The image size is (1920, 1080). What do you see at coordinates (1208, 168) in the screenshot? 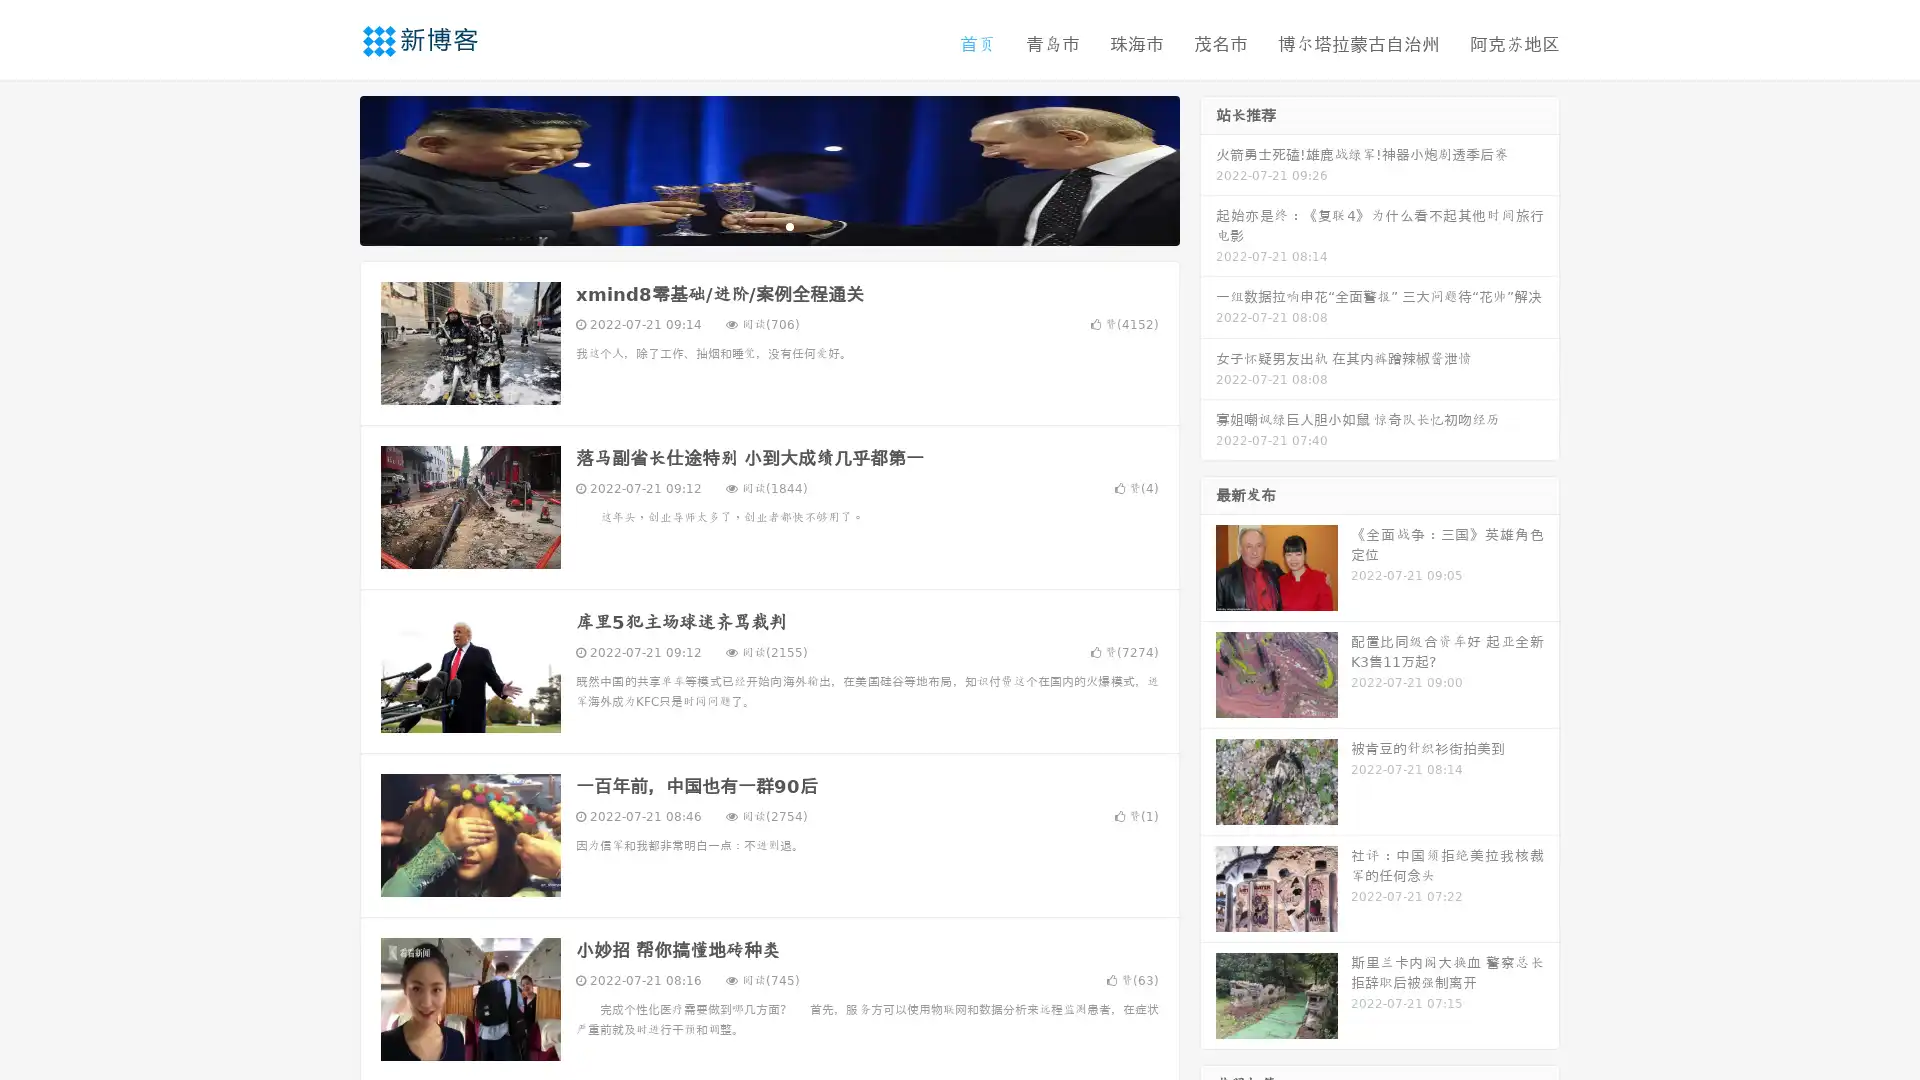
I see `Next slide` at bounding box center [1208, 168].